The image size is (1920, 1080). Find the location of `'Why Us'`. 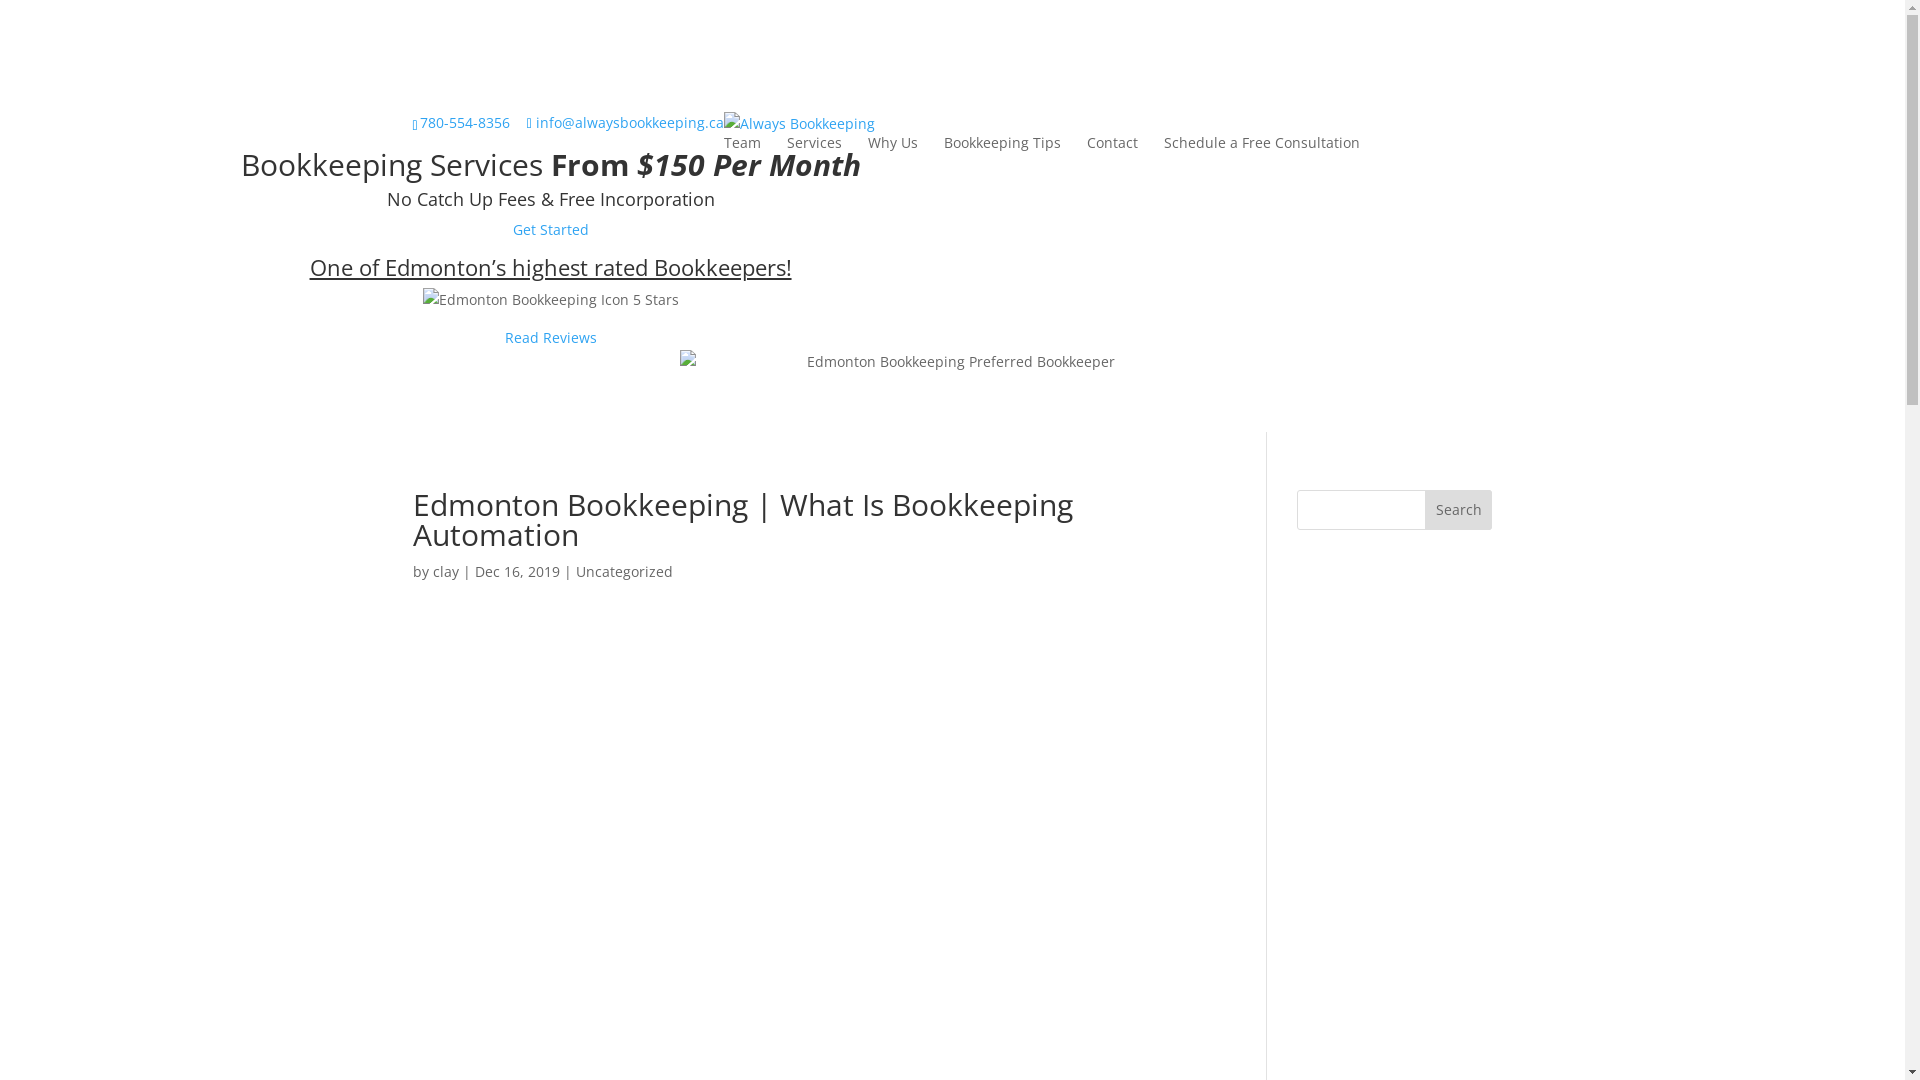

'Why Us' is located at coordinates (891, 141).